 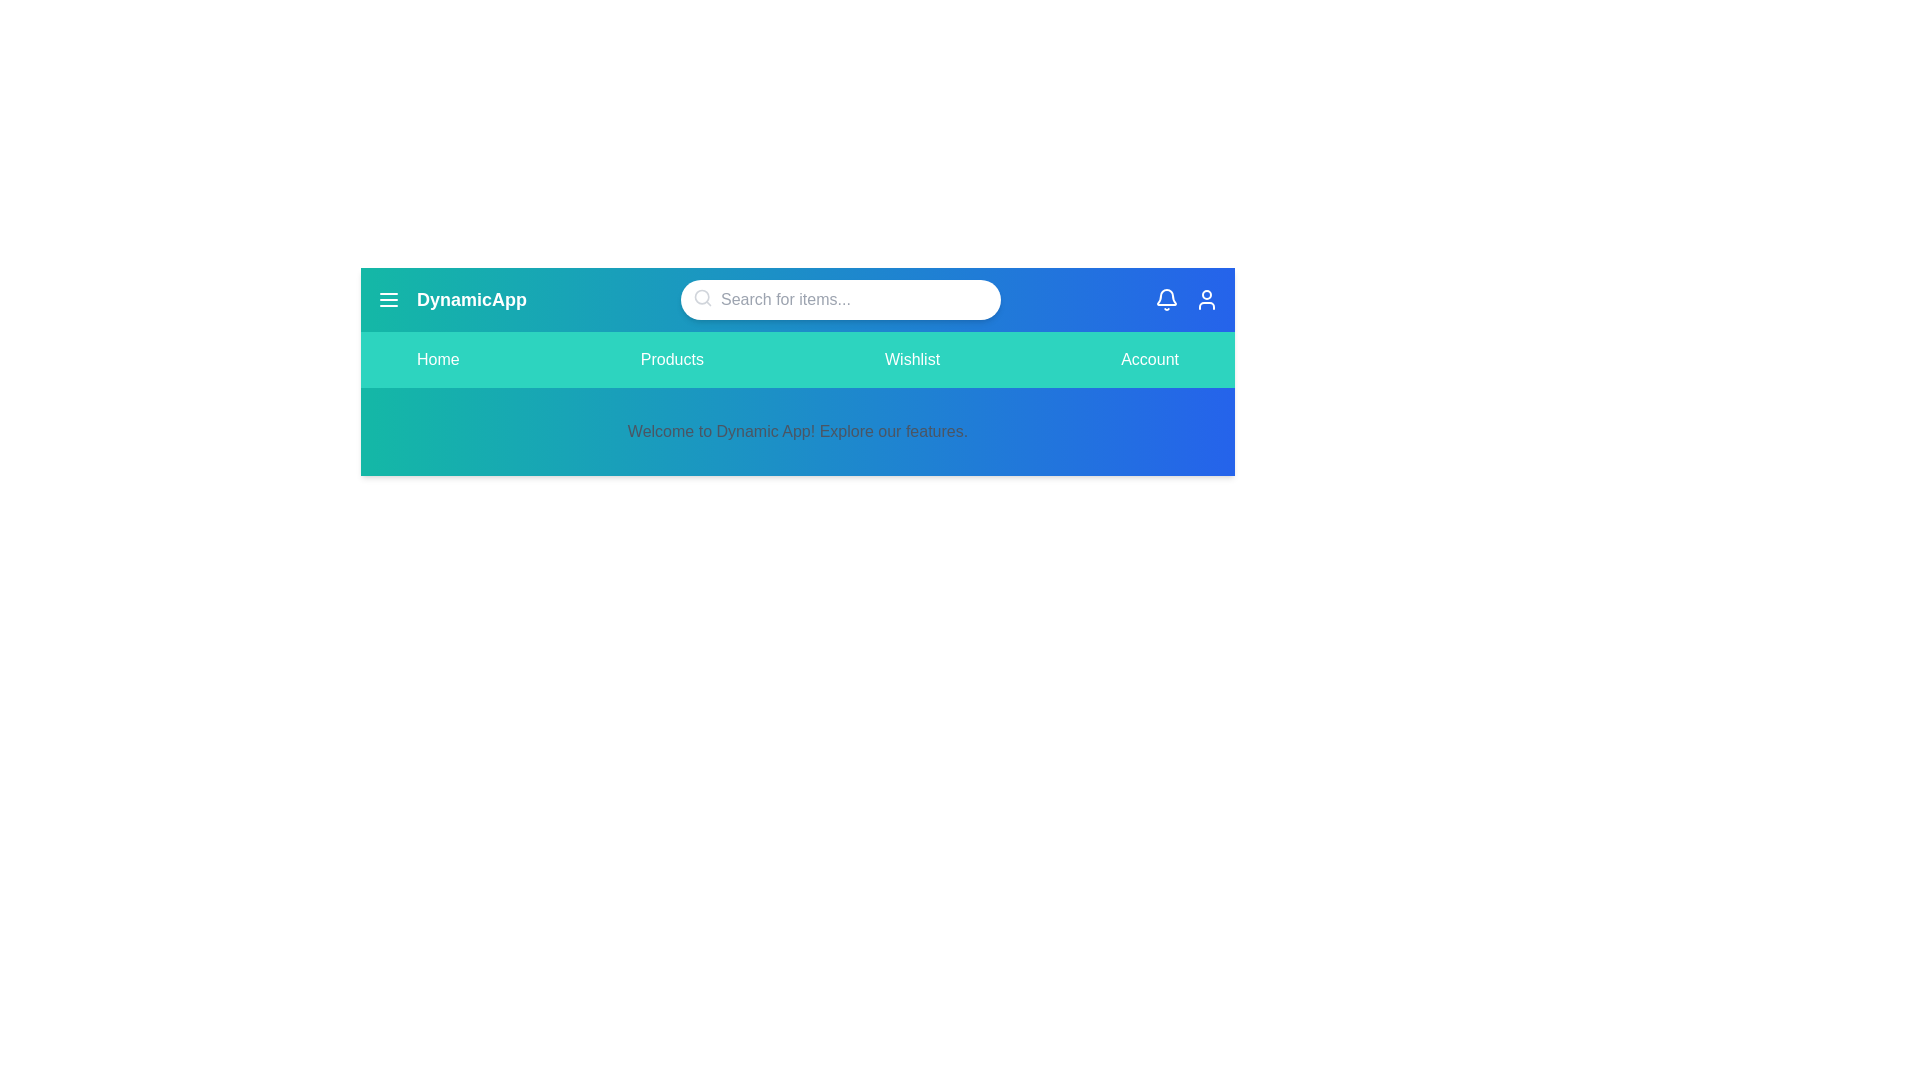 I want to click on the navigation tab Account to trigger interaction feedback, so click(x=1150, y=358).